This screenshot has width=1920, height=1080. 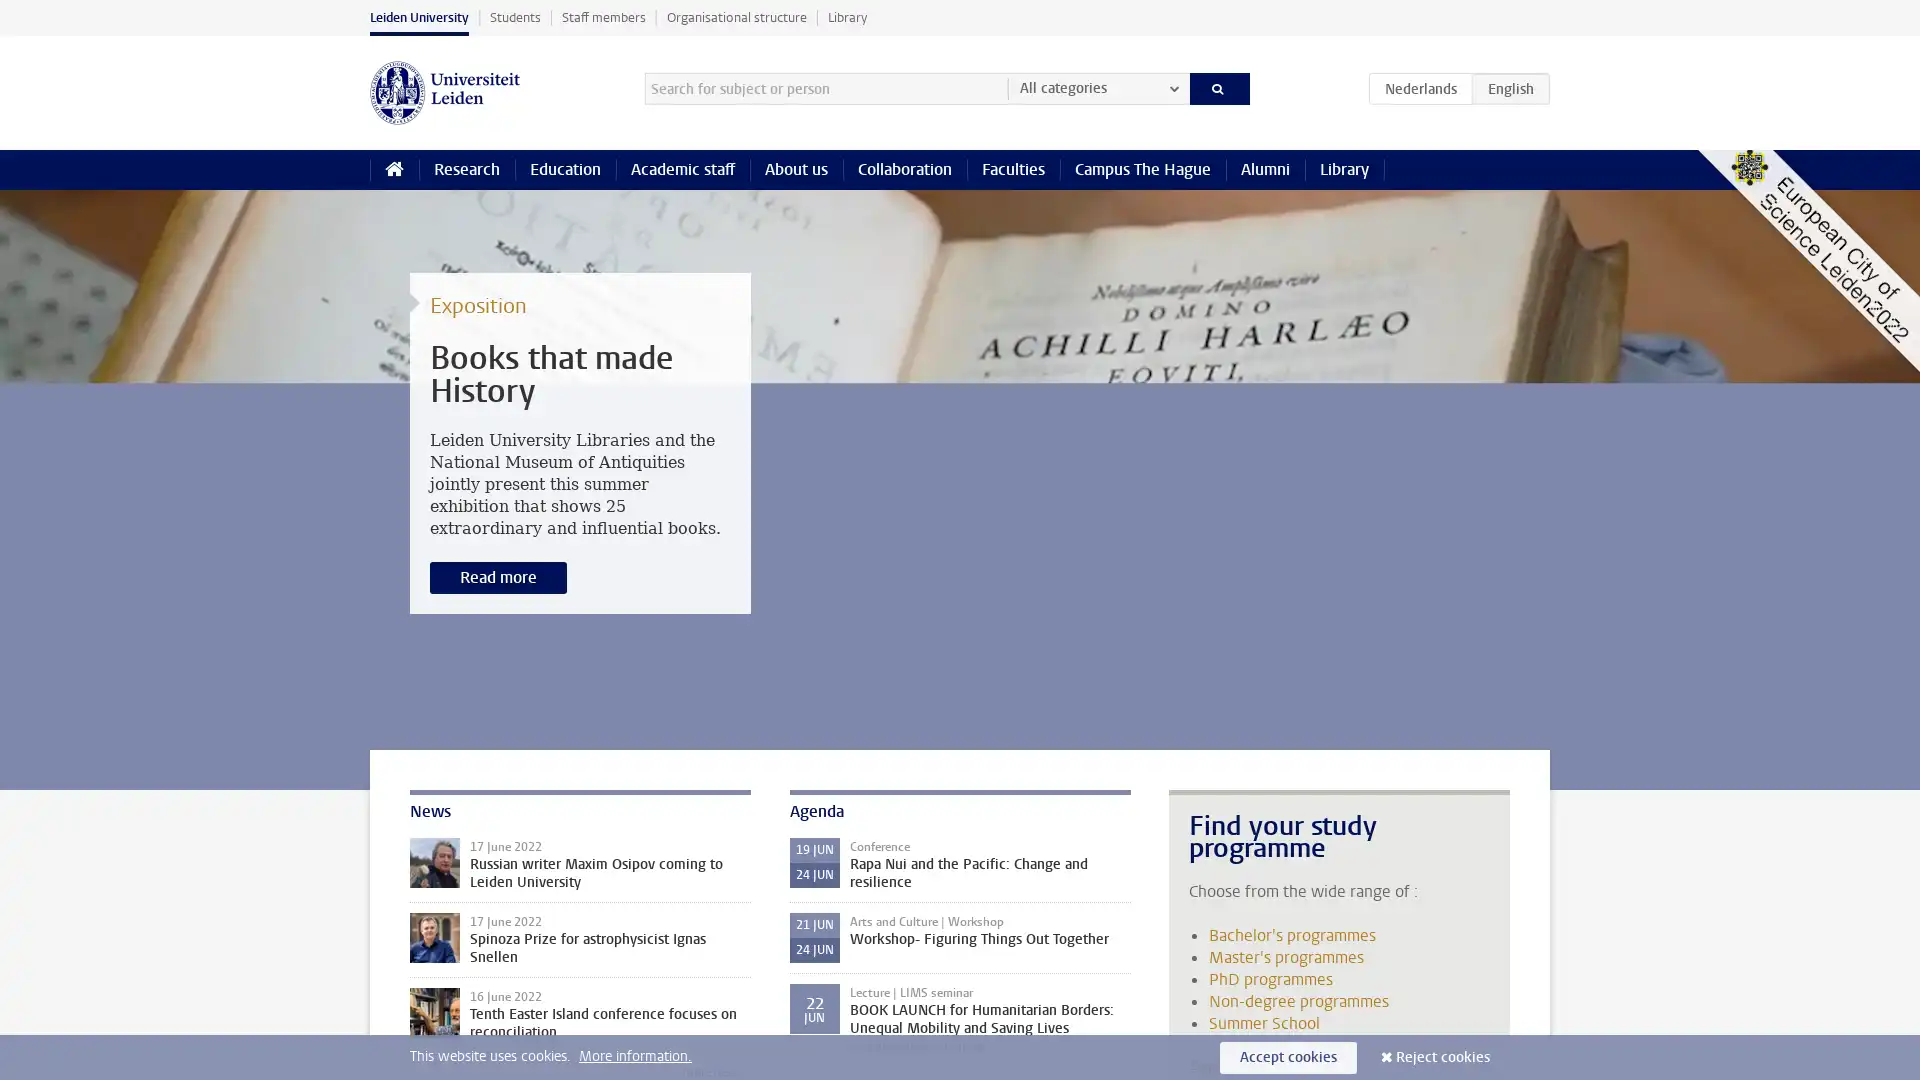 I want to click on Reject cookies, so click(x=1443, y=1056).